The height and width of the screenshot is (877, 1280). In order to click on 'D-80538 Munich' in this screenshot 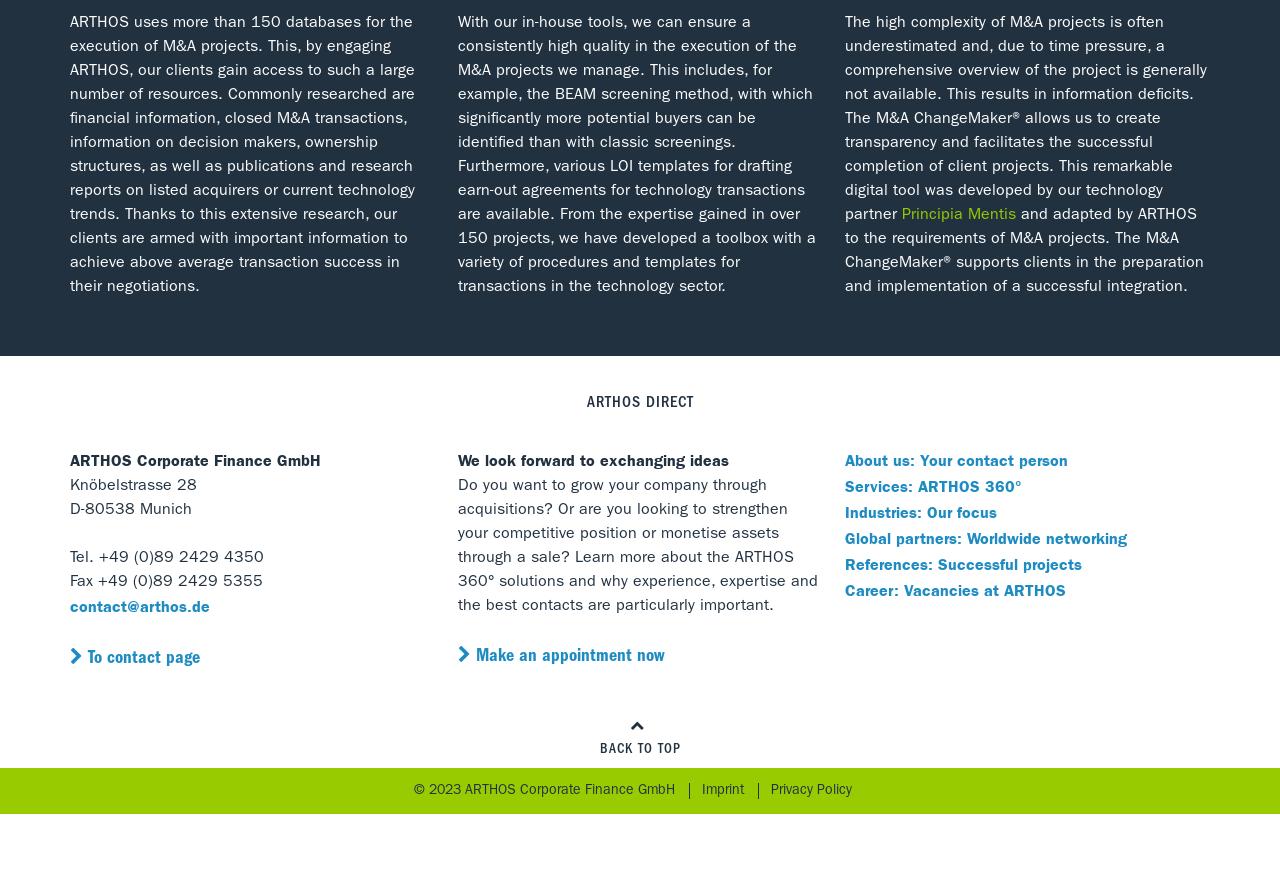, I will do `click(70, 510)`.